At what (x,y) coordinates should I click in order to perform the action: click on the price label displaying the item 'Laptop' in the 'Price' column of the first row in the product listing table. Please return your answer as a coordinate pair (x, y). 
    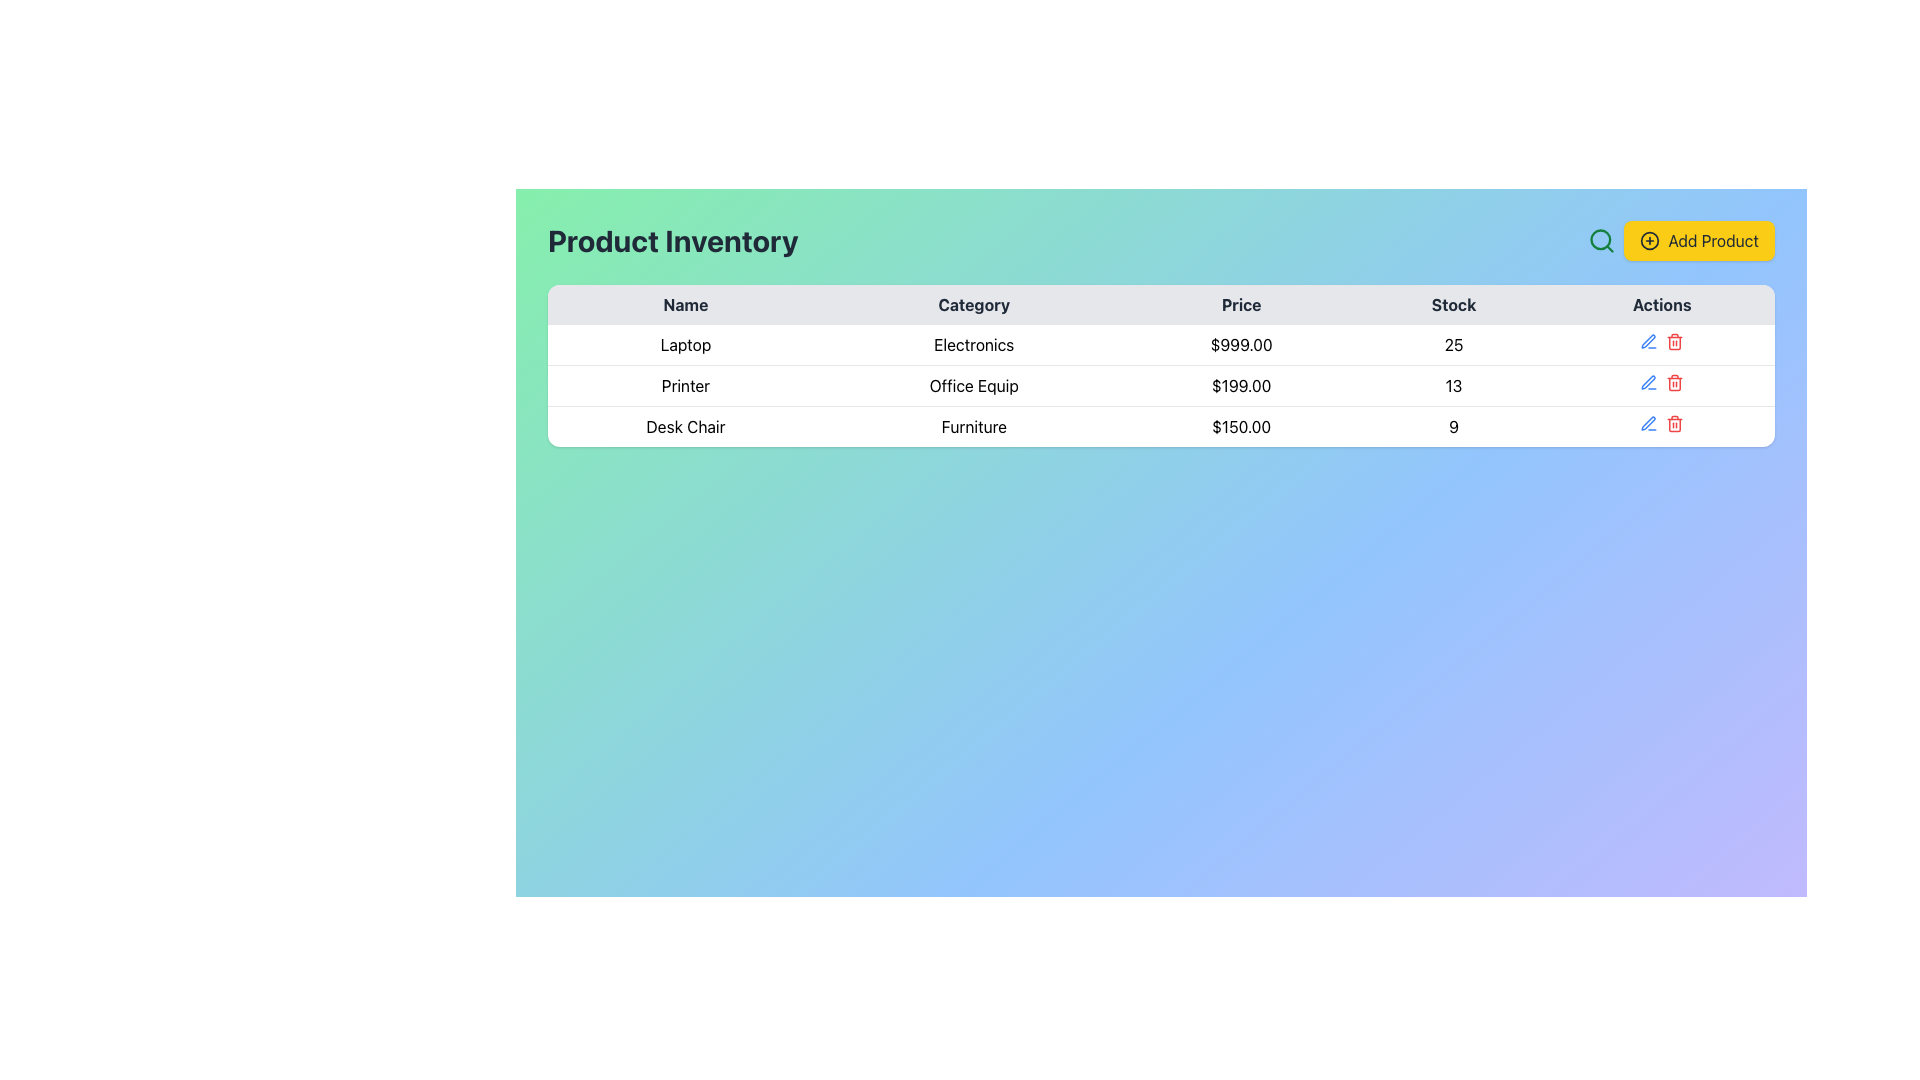
    Looking at the image, I should click on (1240, 344).